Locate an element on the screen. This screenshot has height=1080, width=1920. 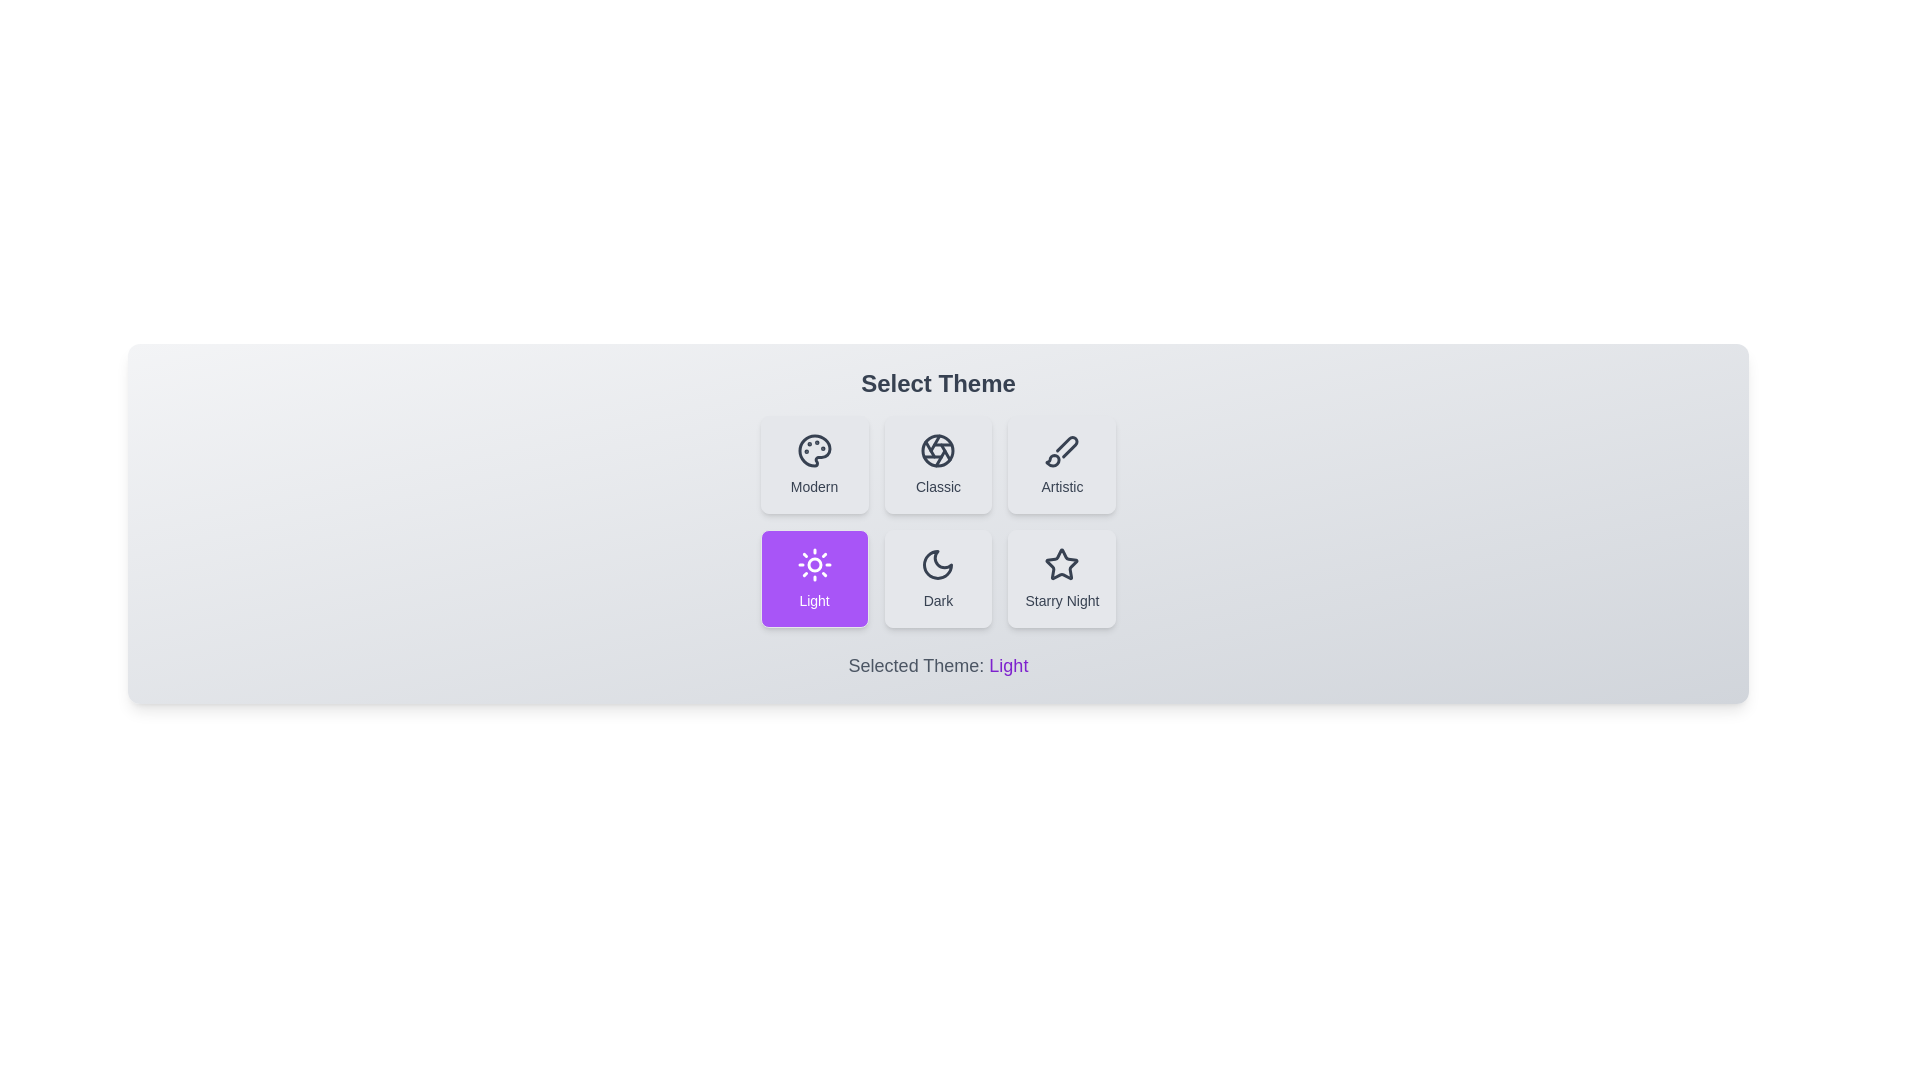
the theme button labeled 'Classic' to preview its effect is located at coordinates (937, 465).